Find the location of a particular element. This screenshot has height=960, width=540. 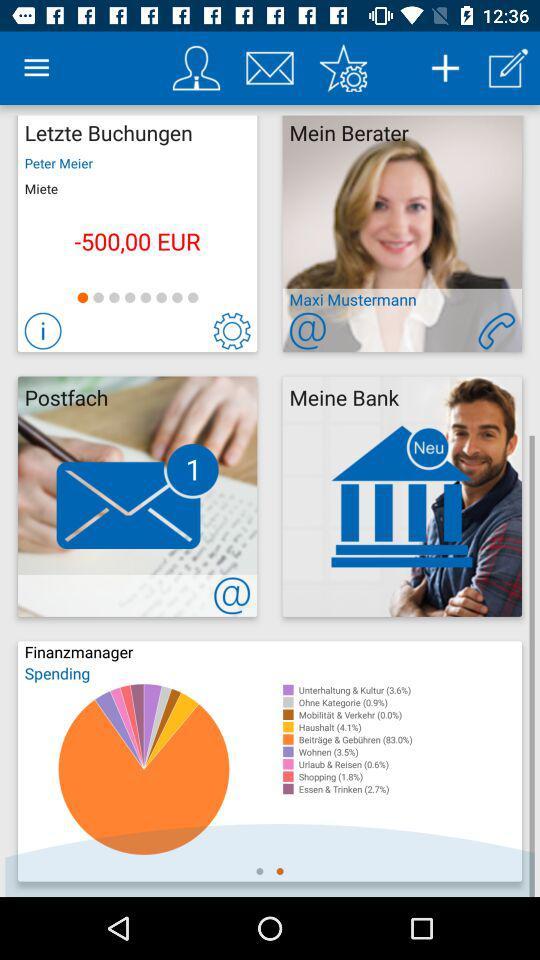

send an email is located at coordinates (307, 331).